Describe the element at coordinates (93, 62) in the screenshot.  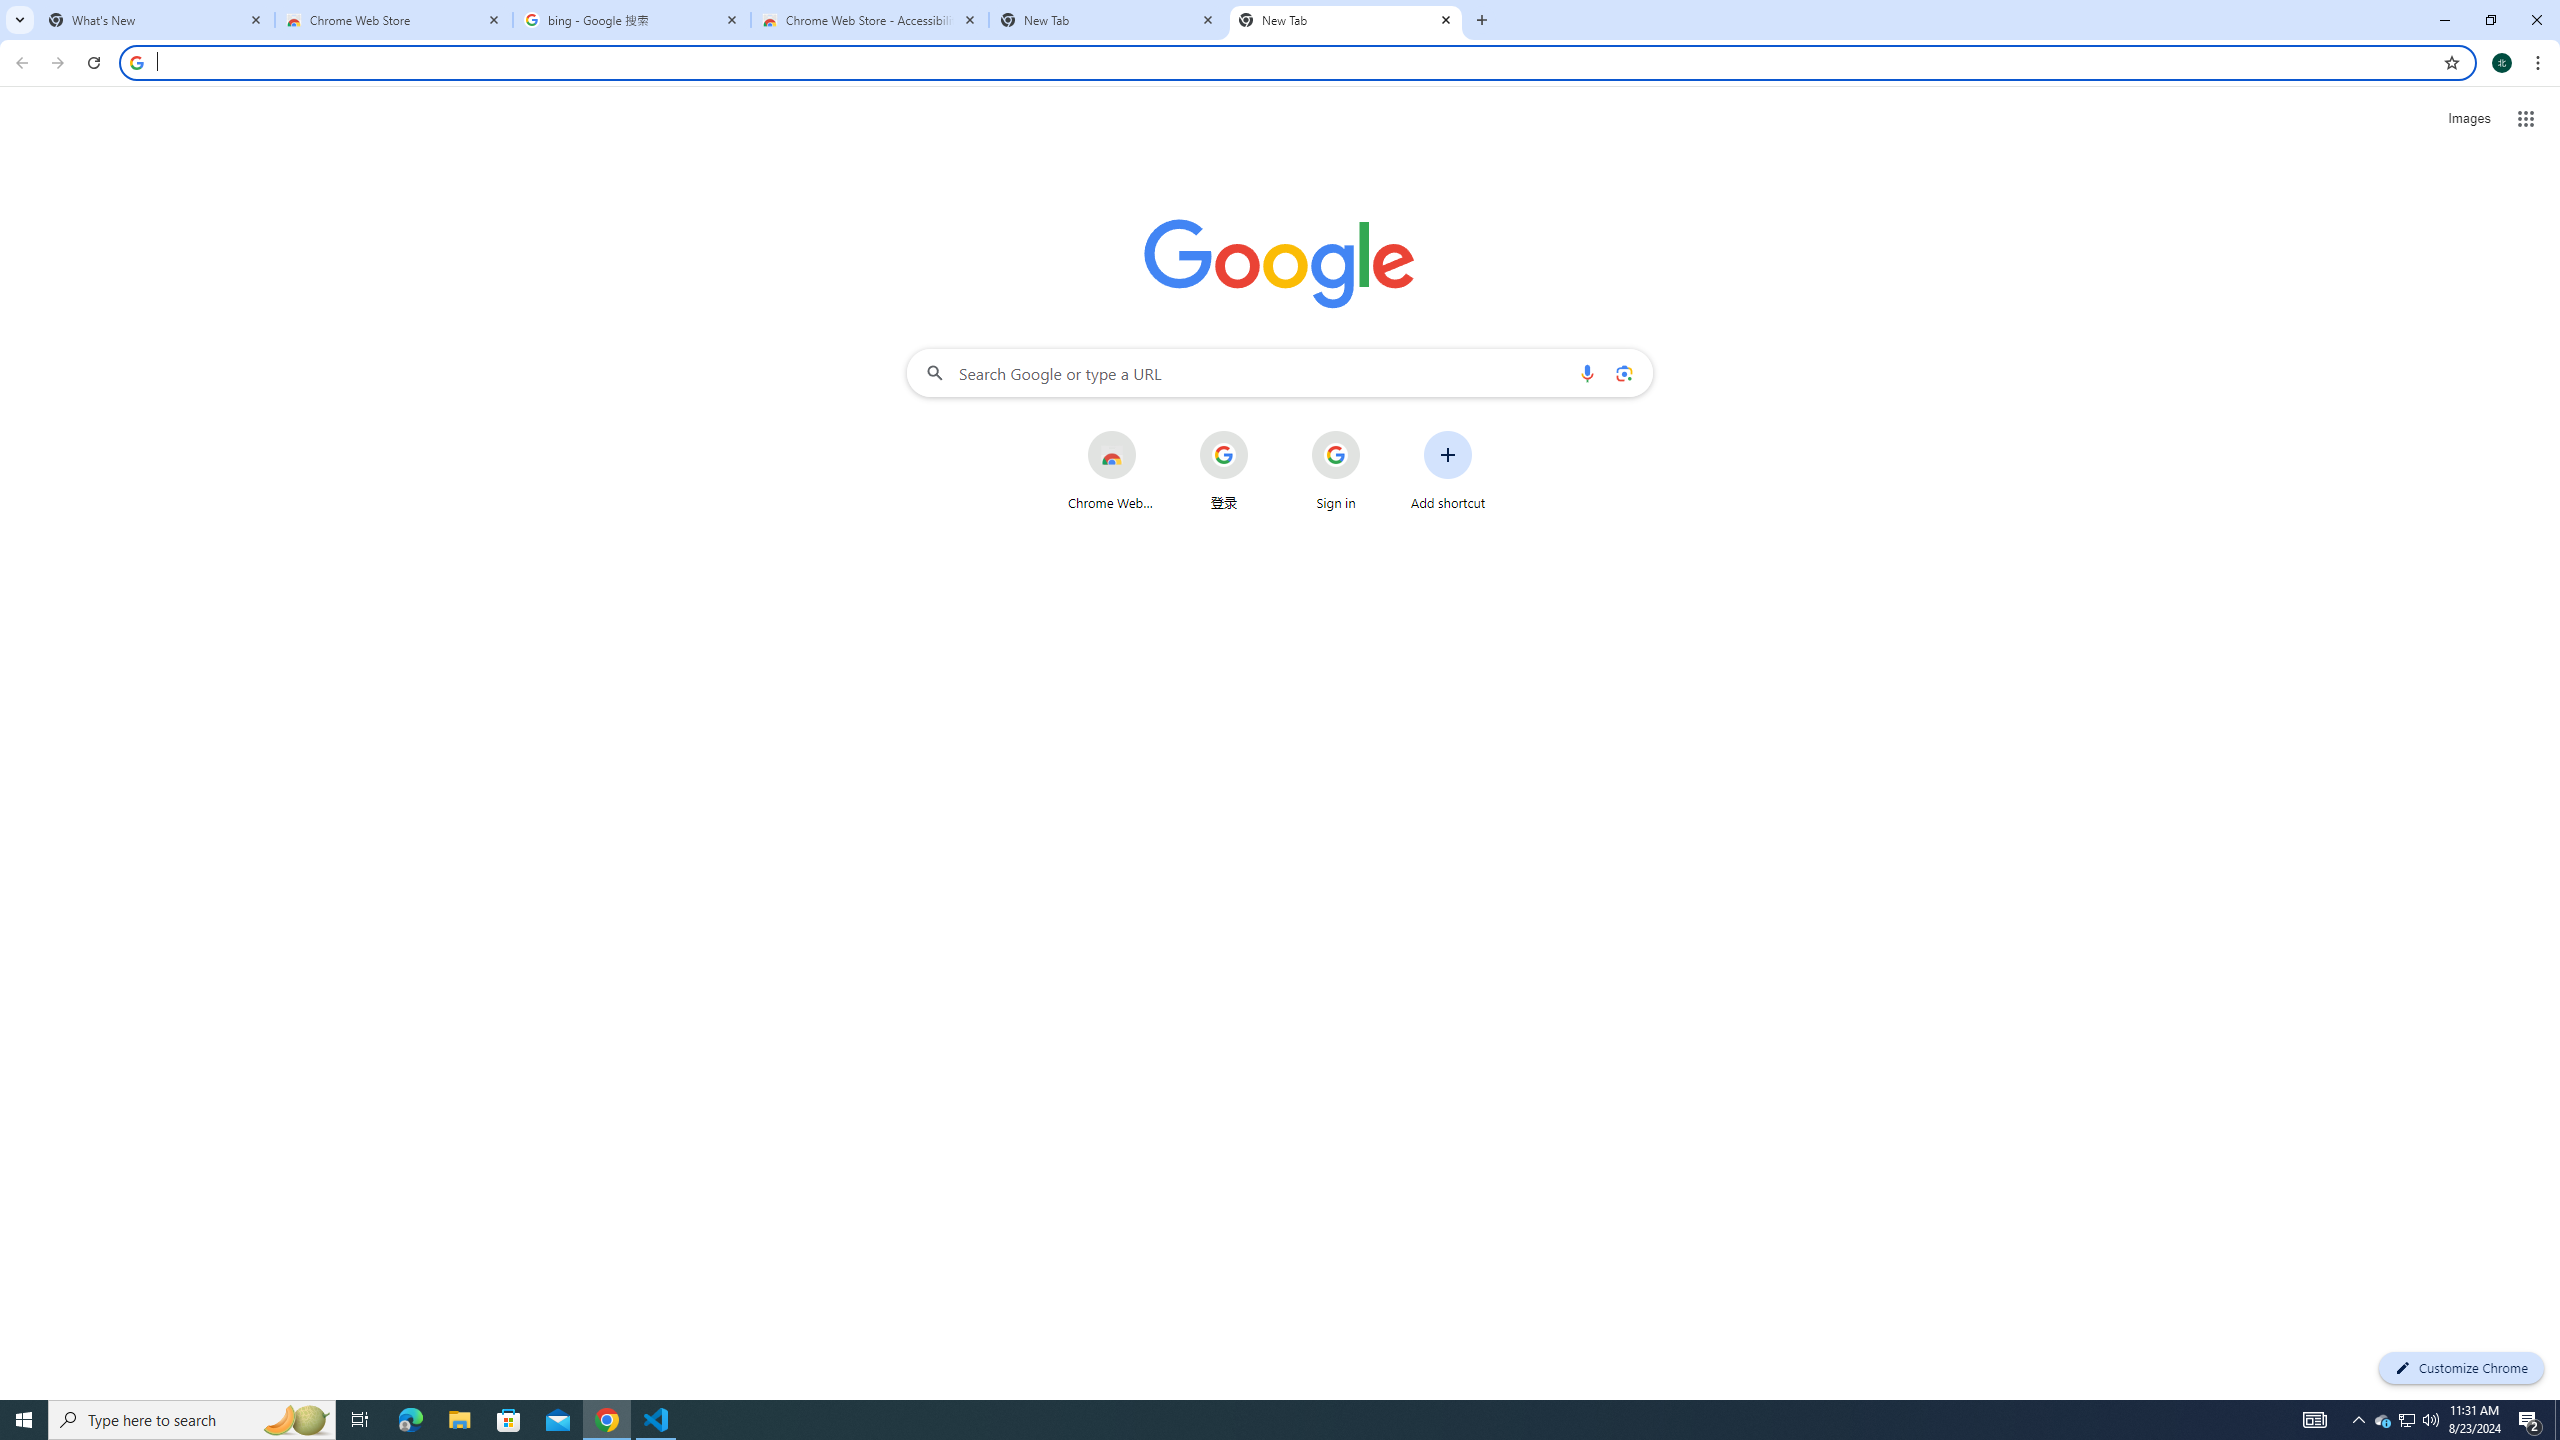
I see `'Reload'` at that location.